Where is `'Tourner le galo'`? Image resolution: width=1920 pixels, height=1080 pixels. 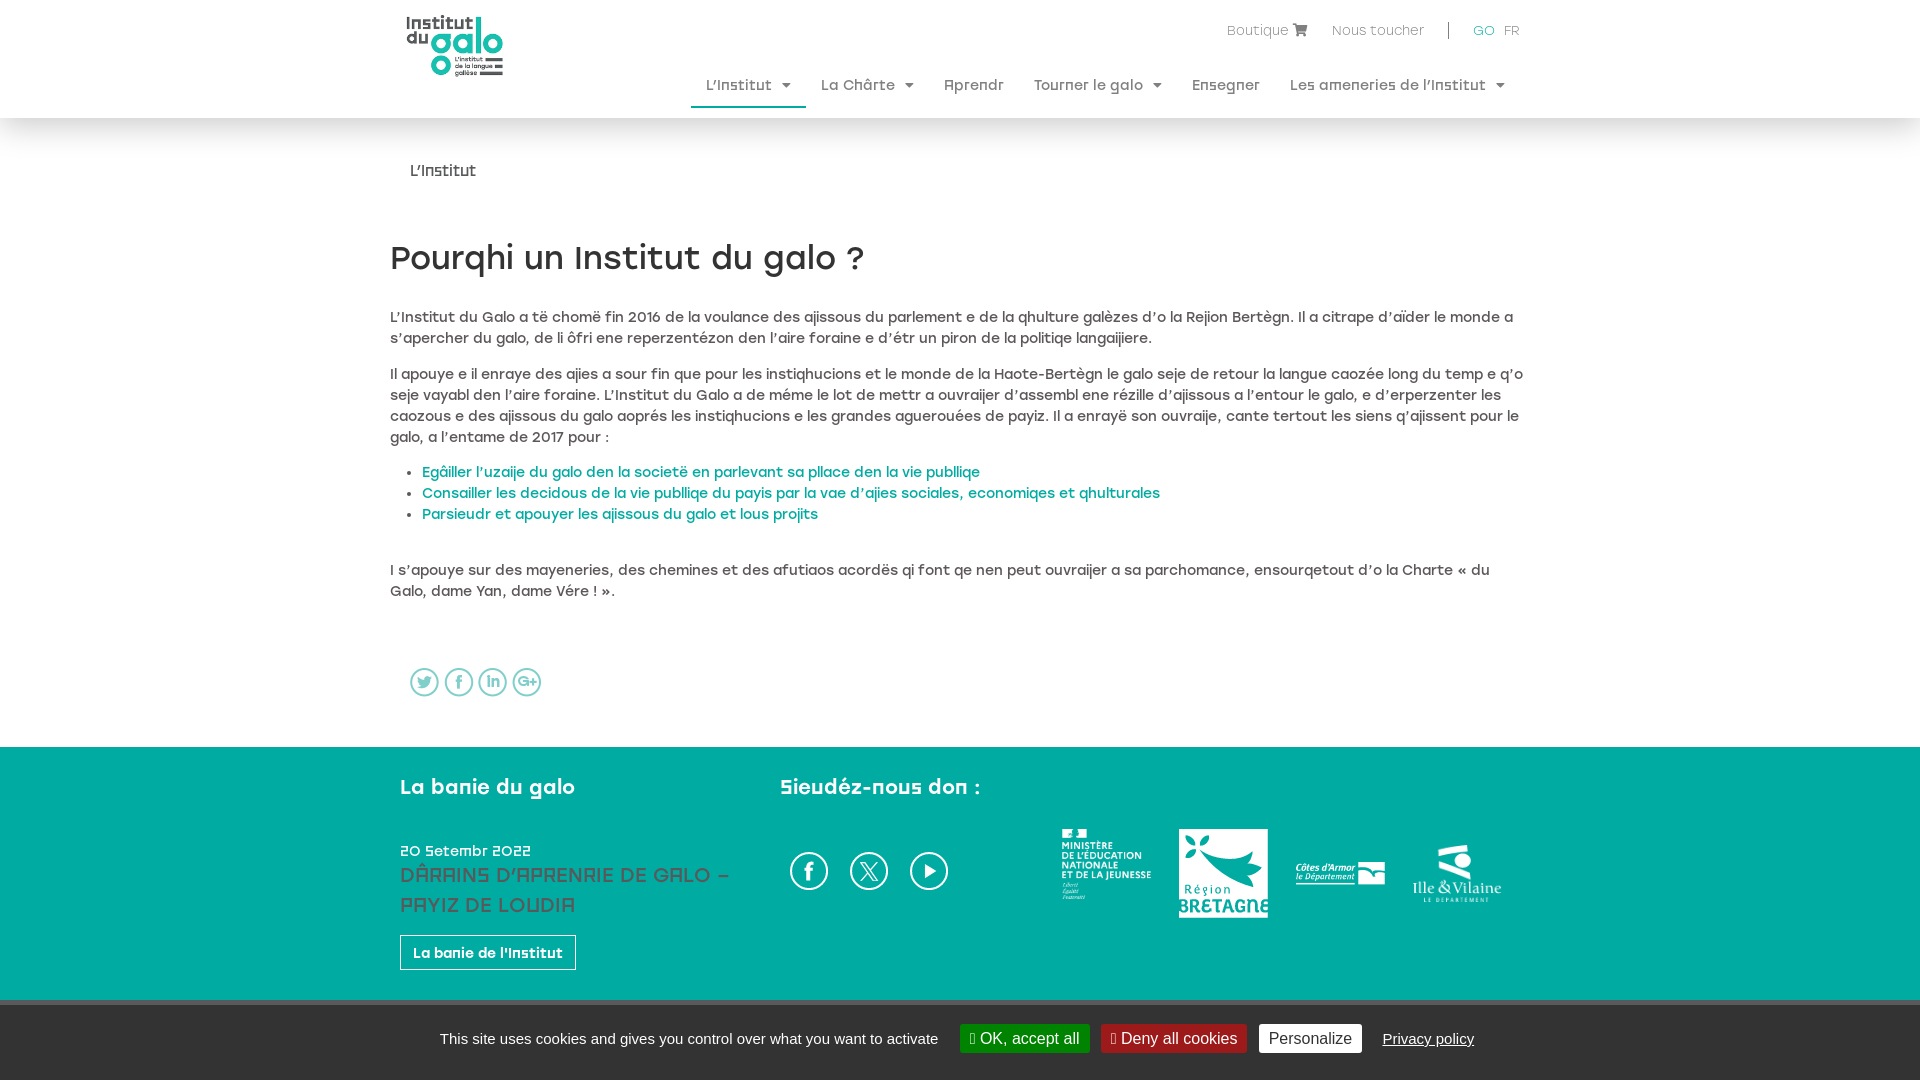 'Tourner le galo' is located at coordinates (1097, 83).